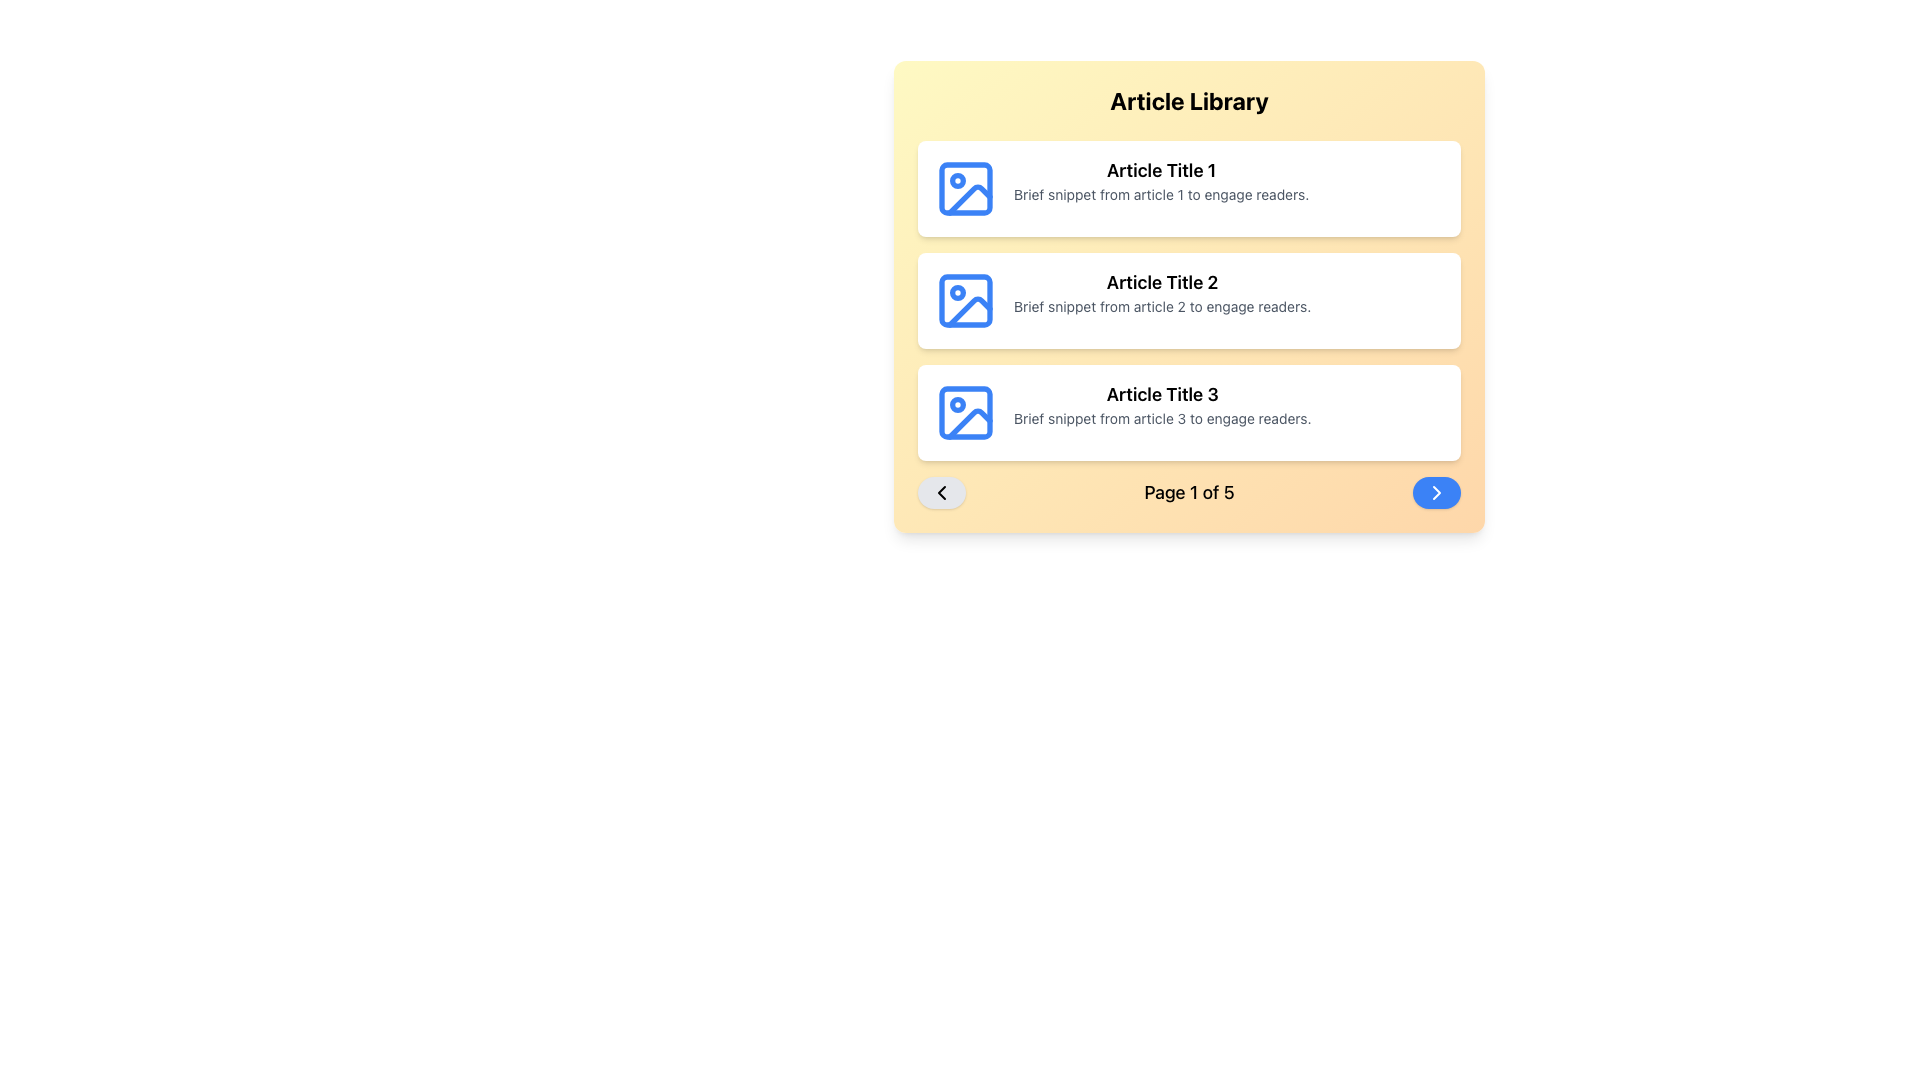 This screenshot has height=1080, width=1920. What do you see at coordinates (1162, 307) in the screenshot?
I see `the text label that reads 'Brief snippet from article 2 to engage readers.' located below 'Article Title 2' in the second entry of the article list` at bounding box center [1162, 307].